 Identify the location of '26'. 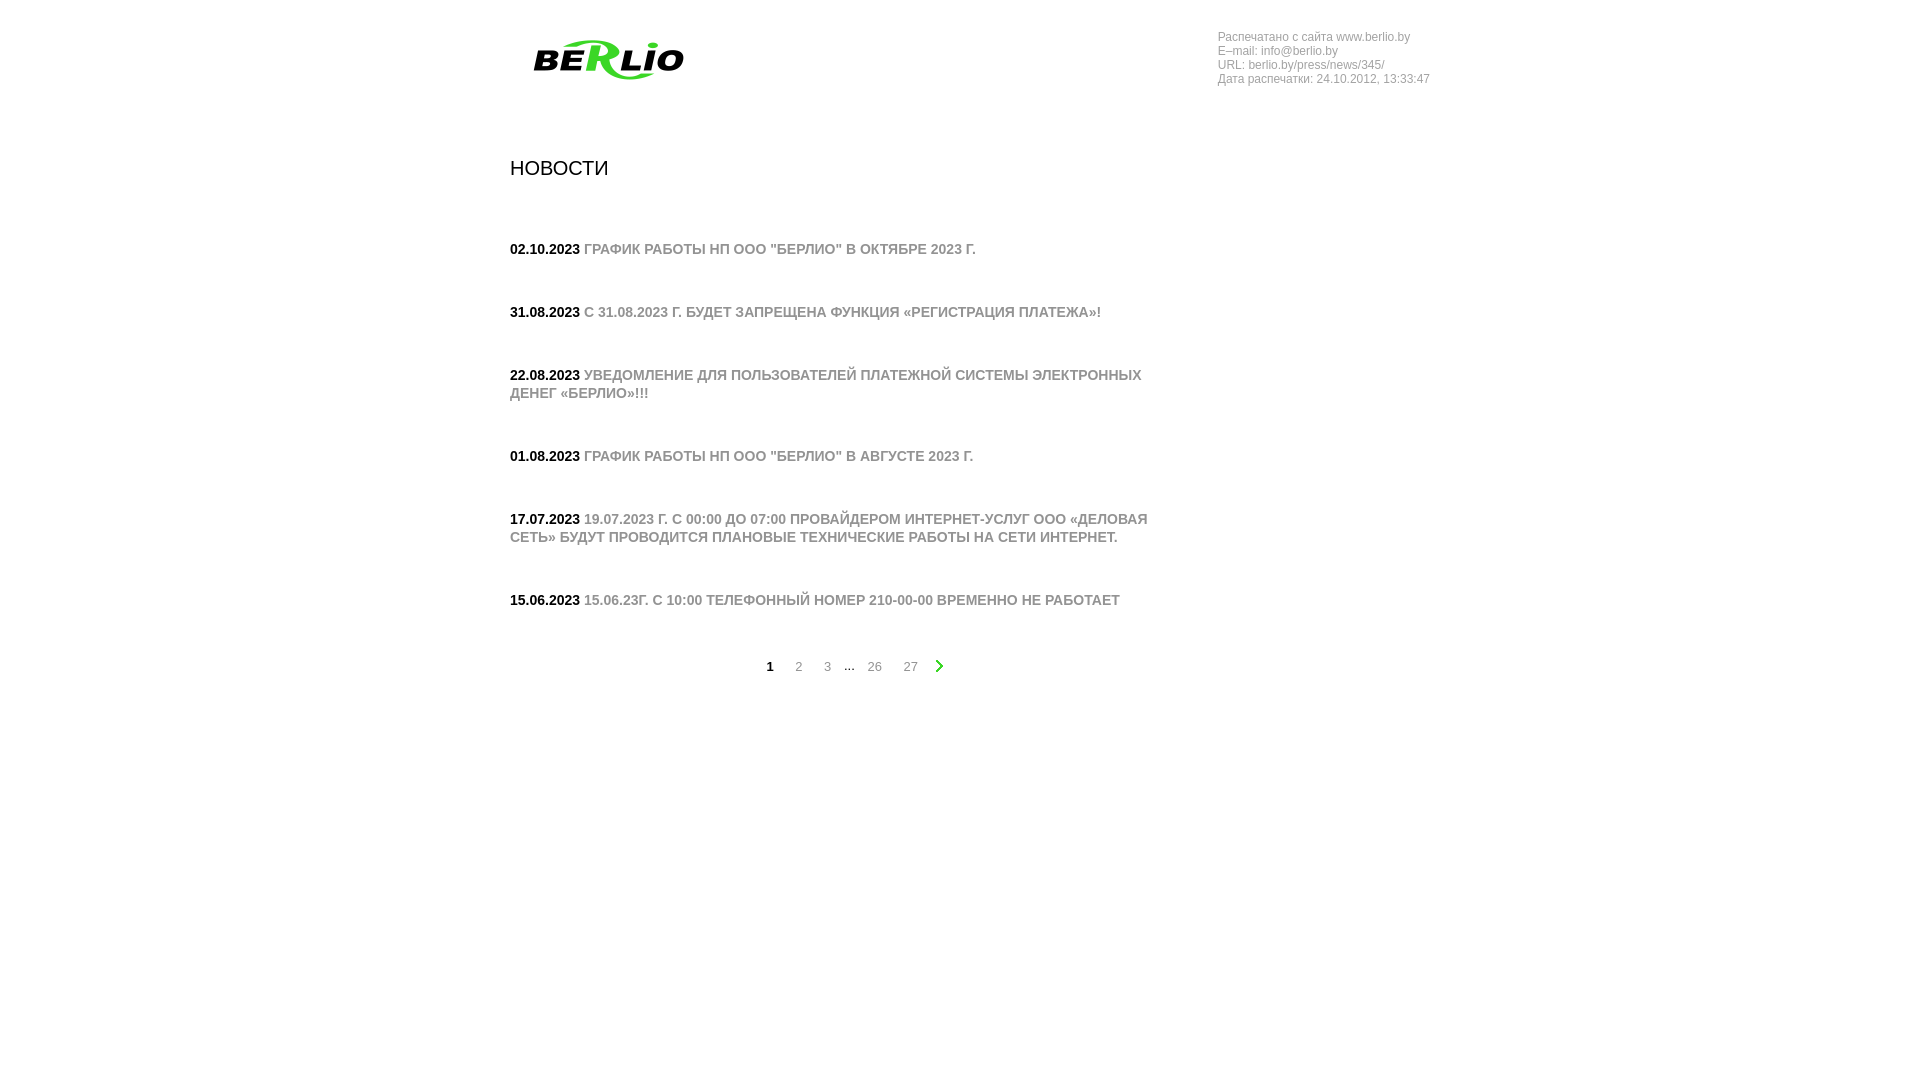
(860, 667).